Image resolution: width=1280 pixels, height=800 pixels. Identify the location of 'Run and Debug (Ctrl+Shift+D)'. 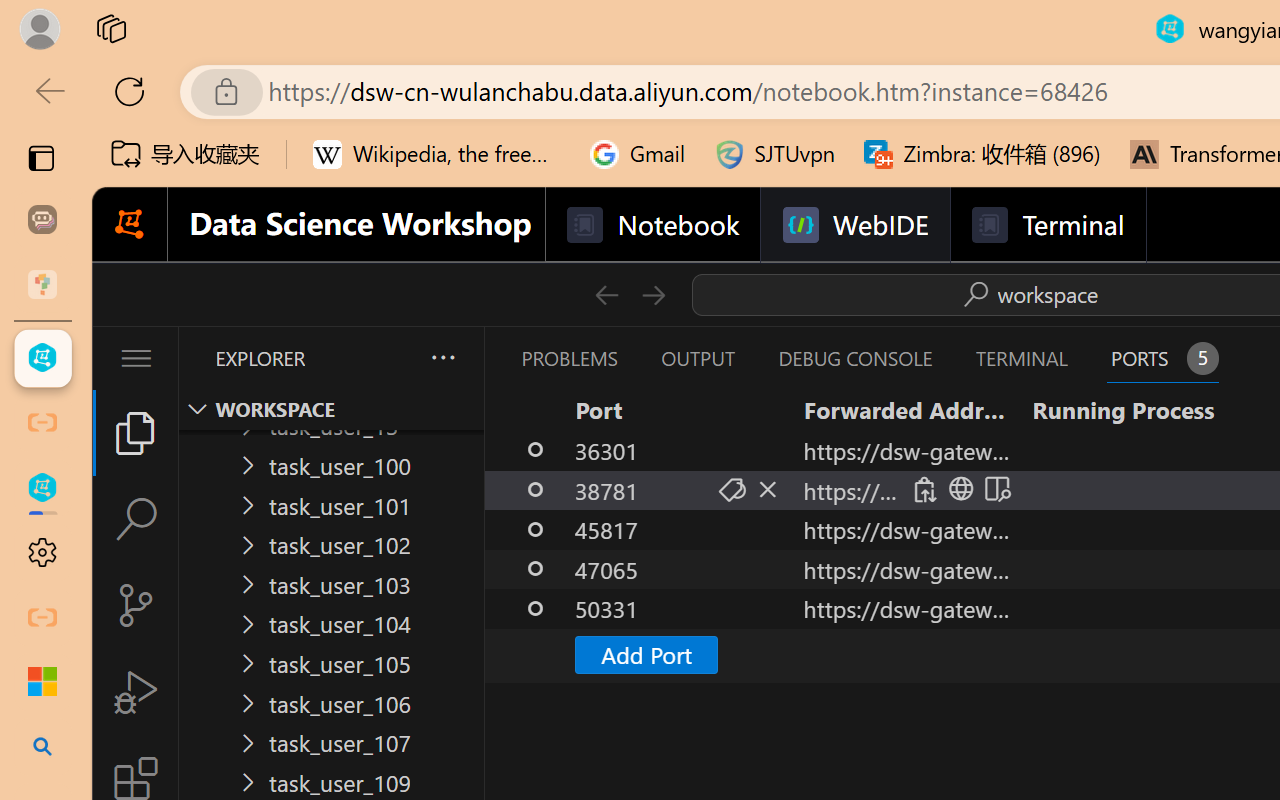
(134, 692).